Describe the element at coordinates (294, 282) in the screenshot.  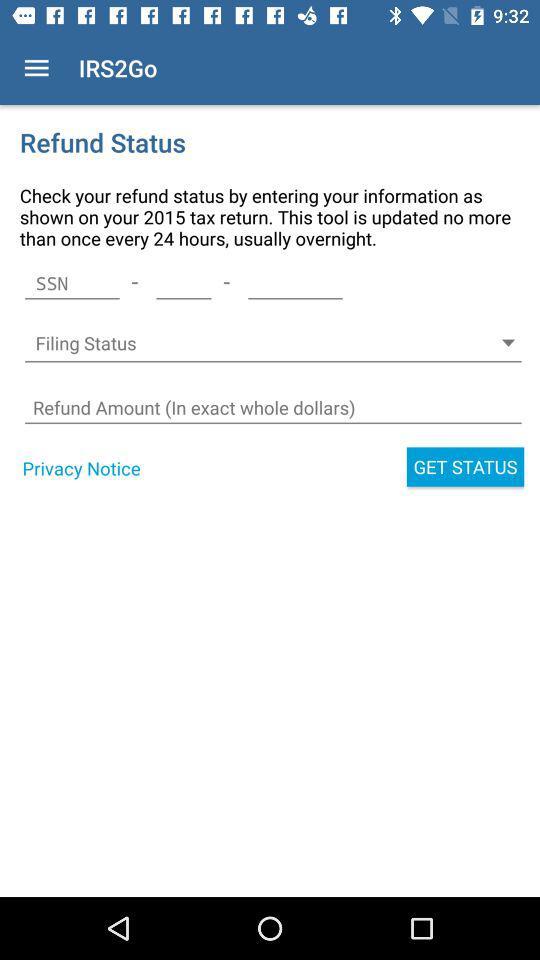
I see `the icon next to the - item` at that location.